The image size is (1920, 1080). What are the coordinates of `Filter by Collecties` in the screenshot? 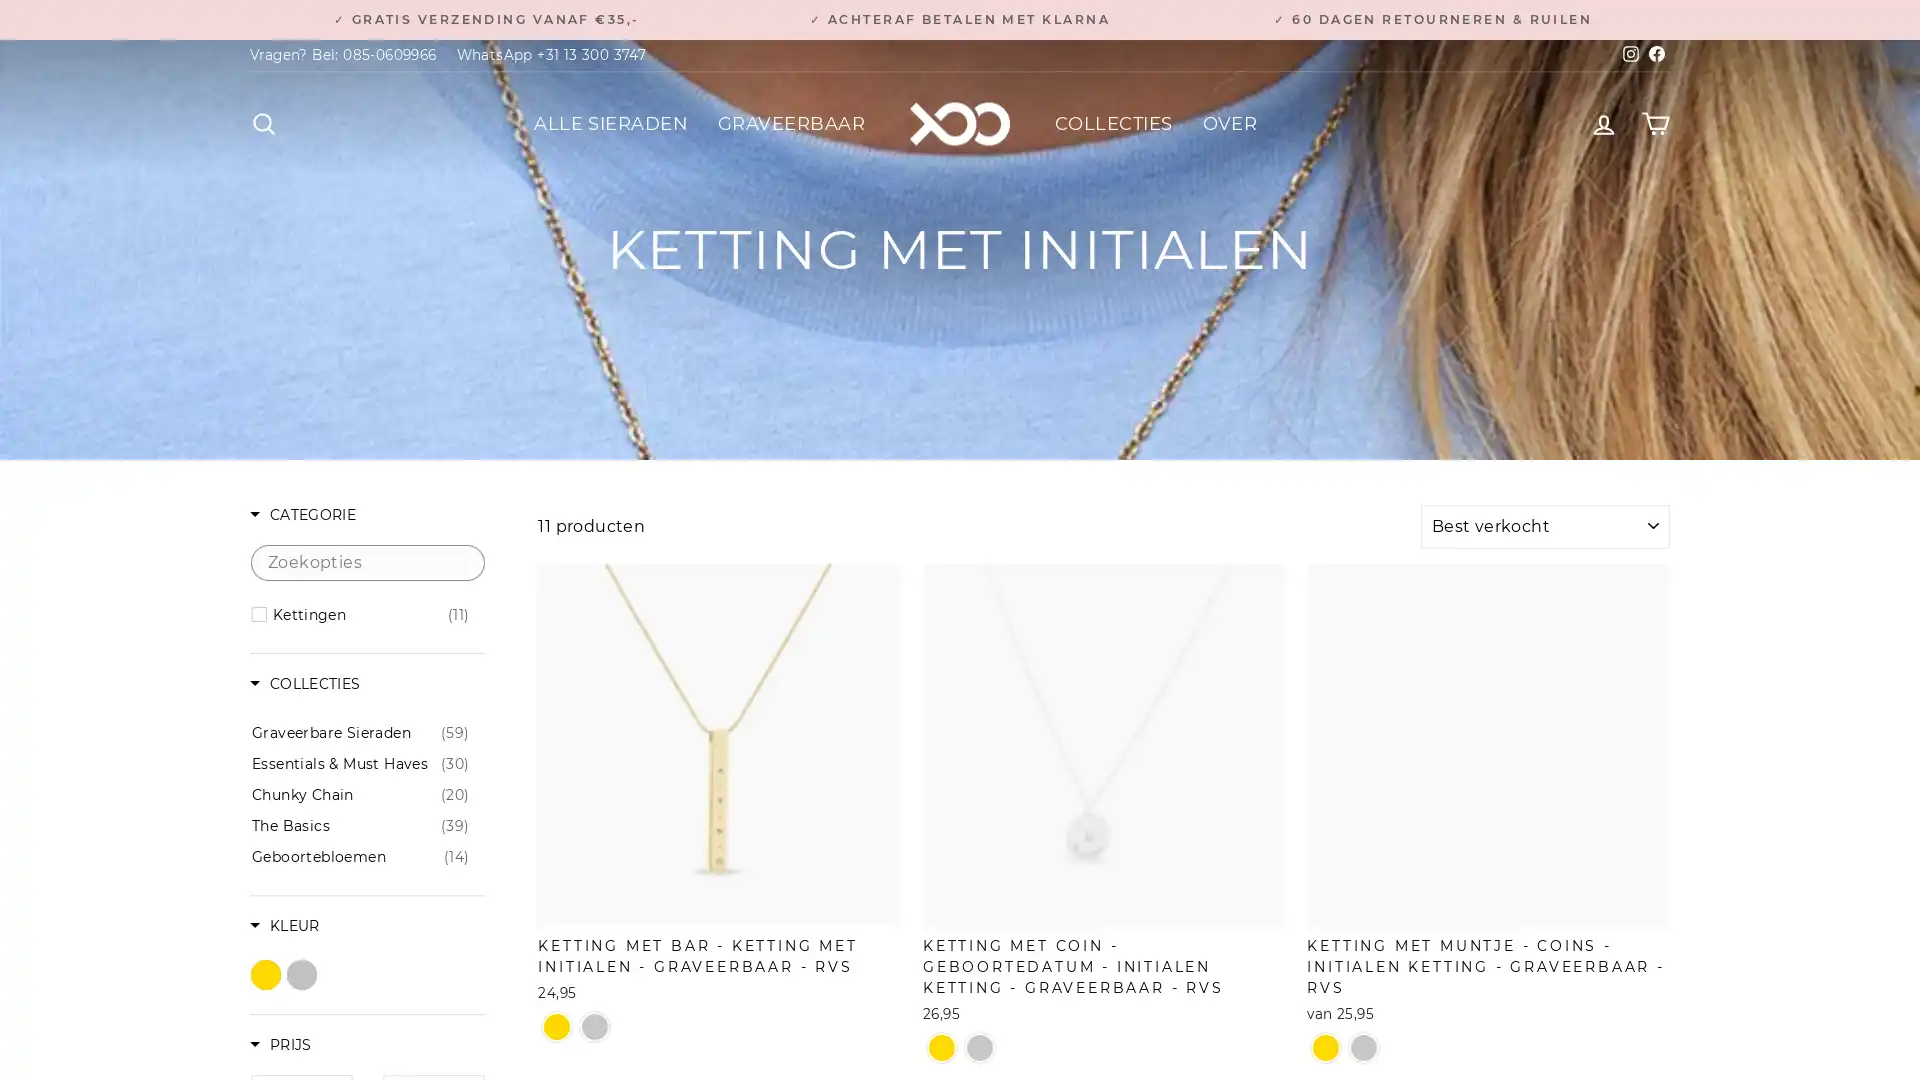 It's located at (304, 684).